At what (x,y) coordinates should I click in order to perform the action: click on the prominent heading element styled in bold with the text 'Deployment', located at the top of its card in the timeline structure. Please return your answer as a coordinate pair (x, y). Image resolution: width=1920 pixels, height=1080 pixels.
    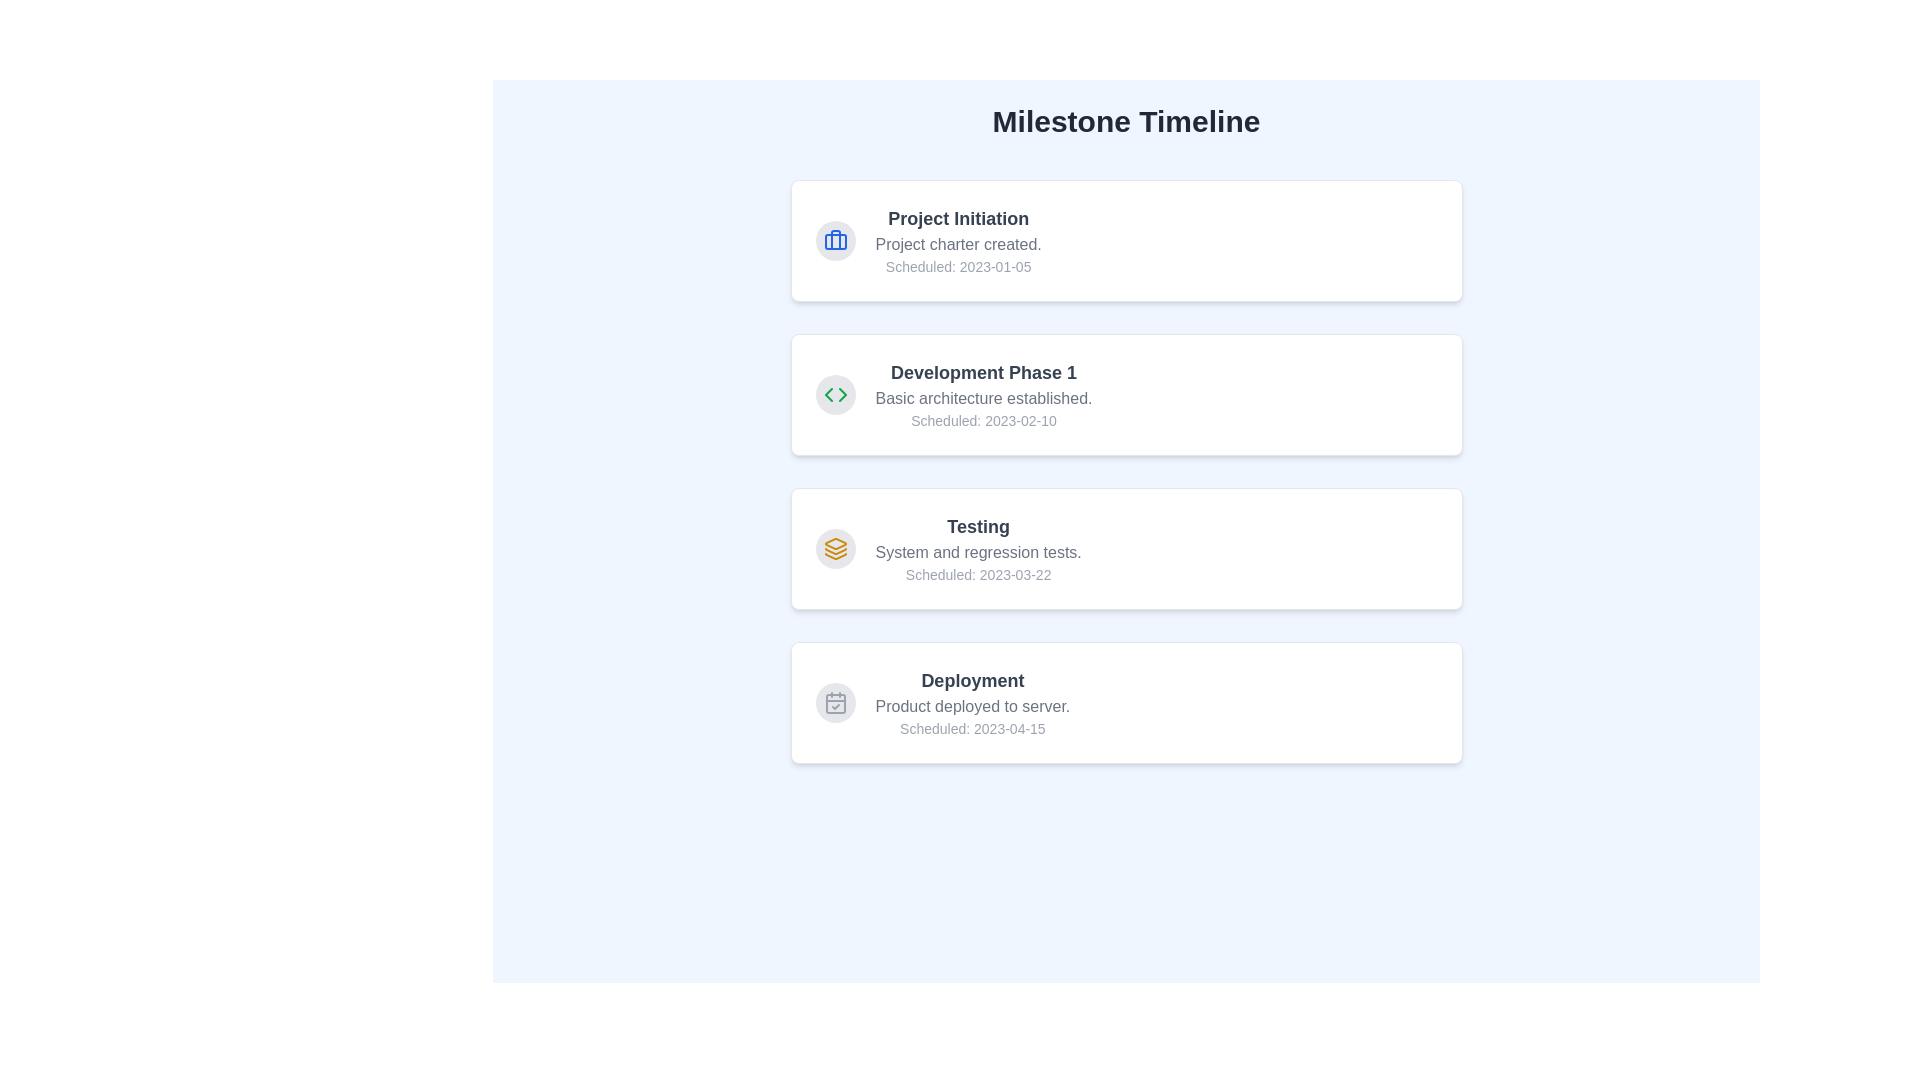
    Looking at the image, I should click on (972, 680).